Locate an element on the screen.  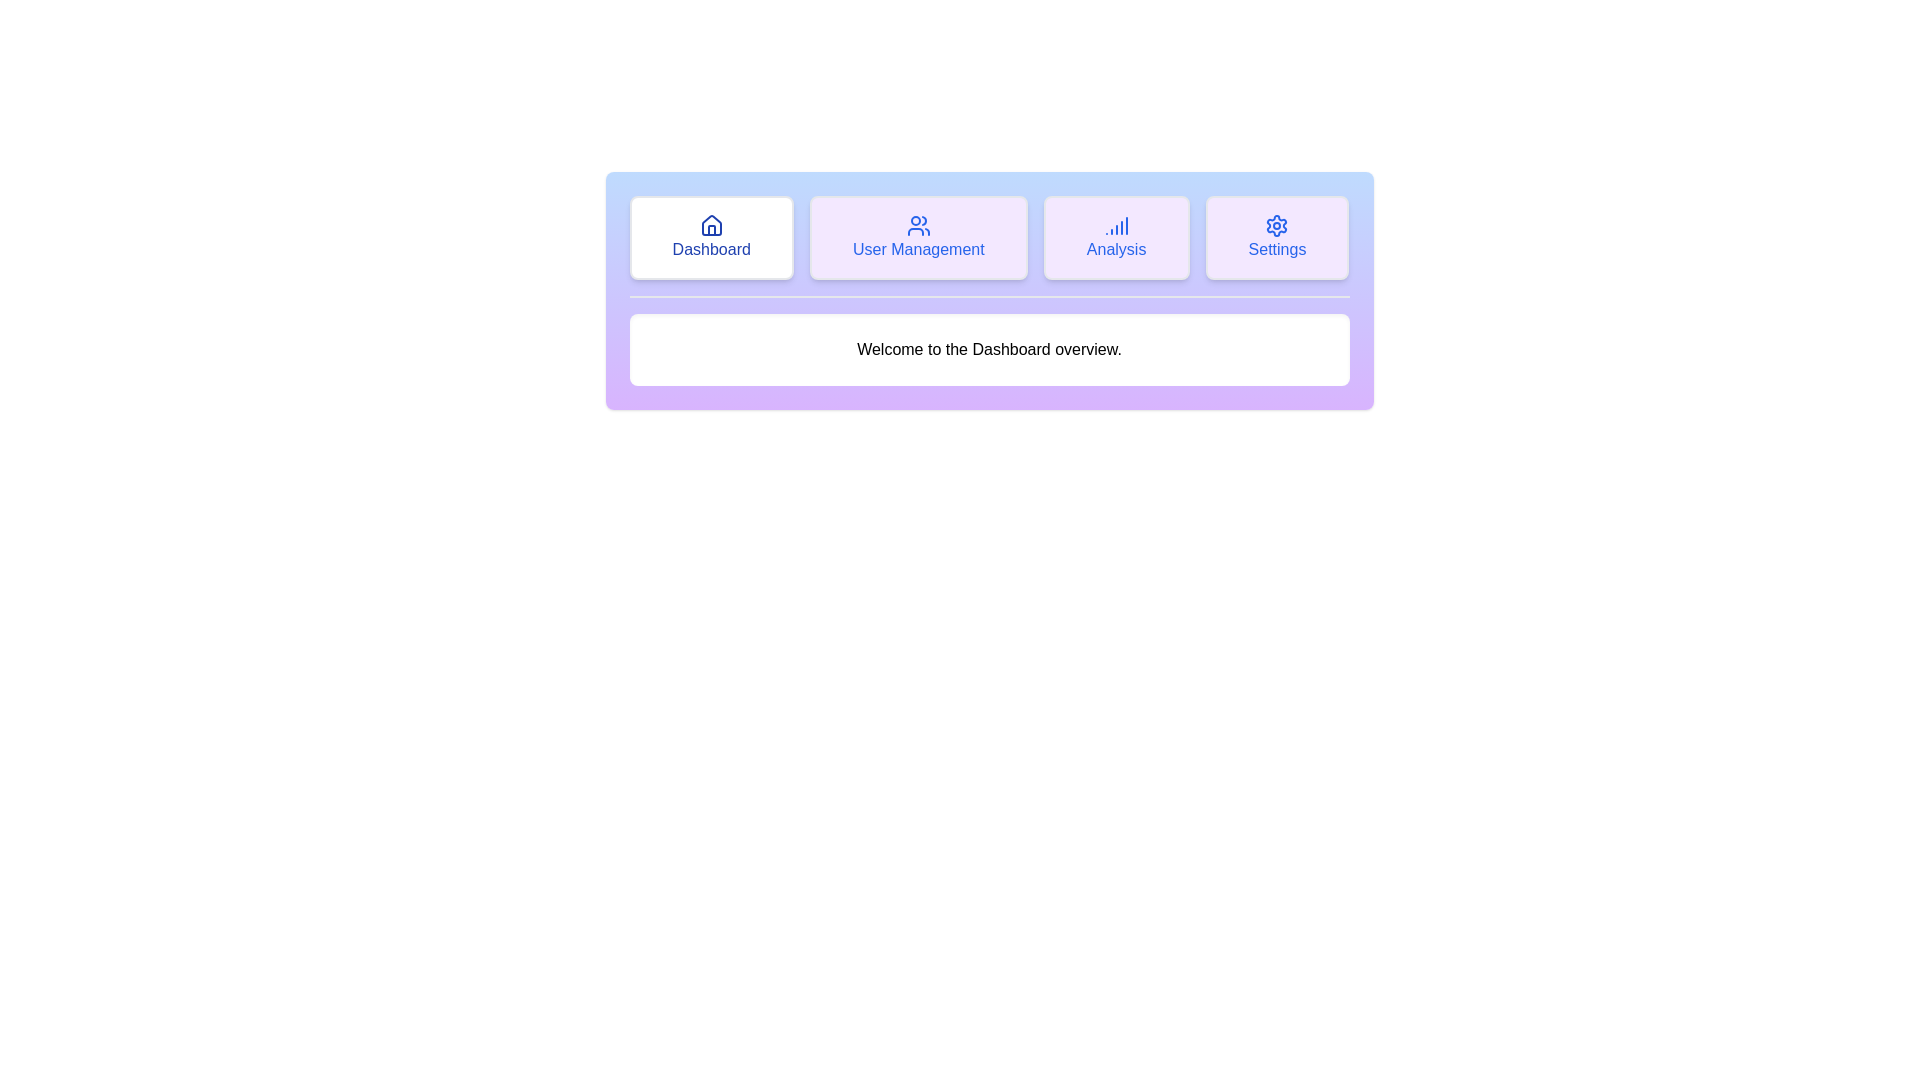
the 'Dashboard' static text label, which is styled in blue sans-serif font and located below the house icon in the navigation card layout is located at coordinates (711, 249).